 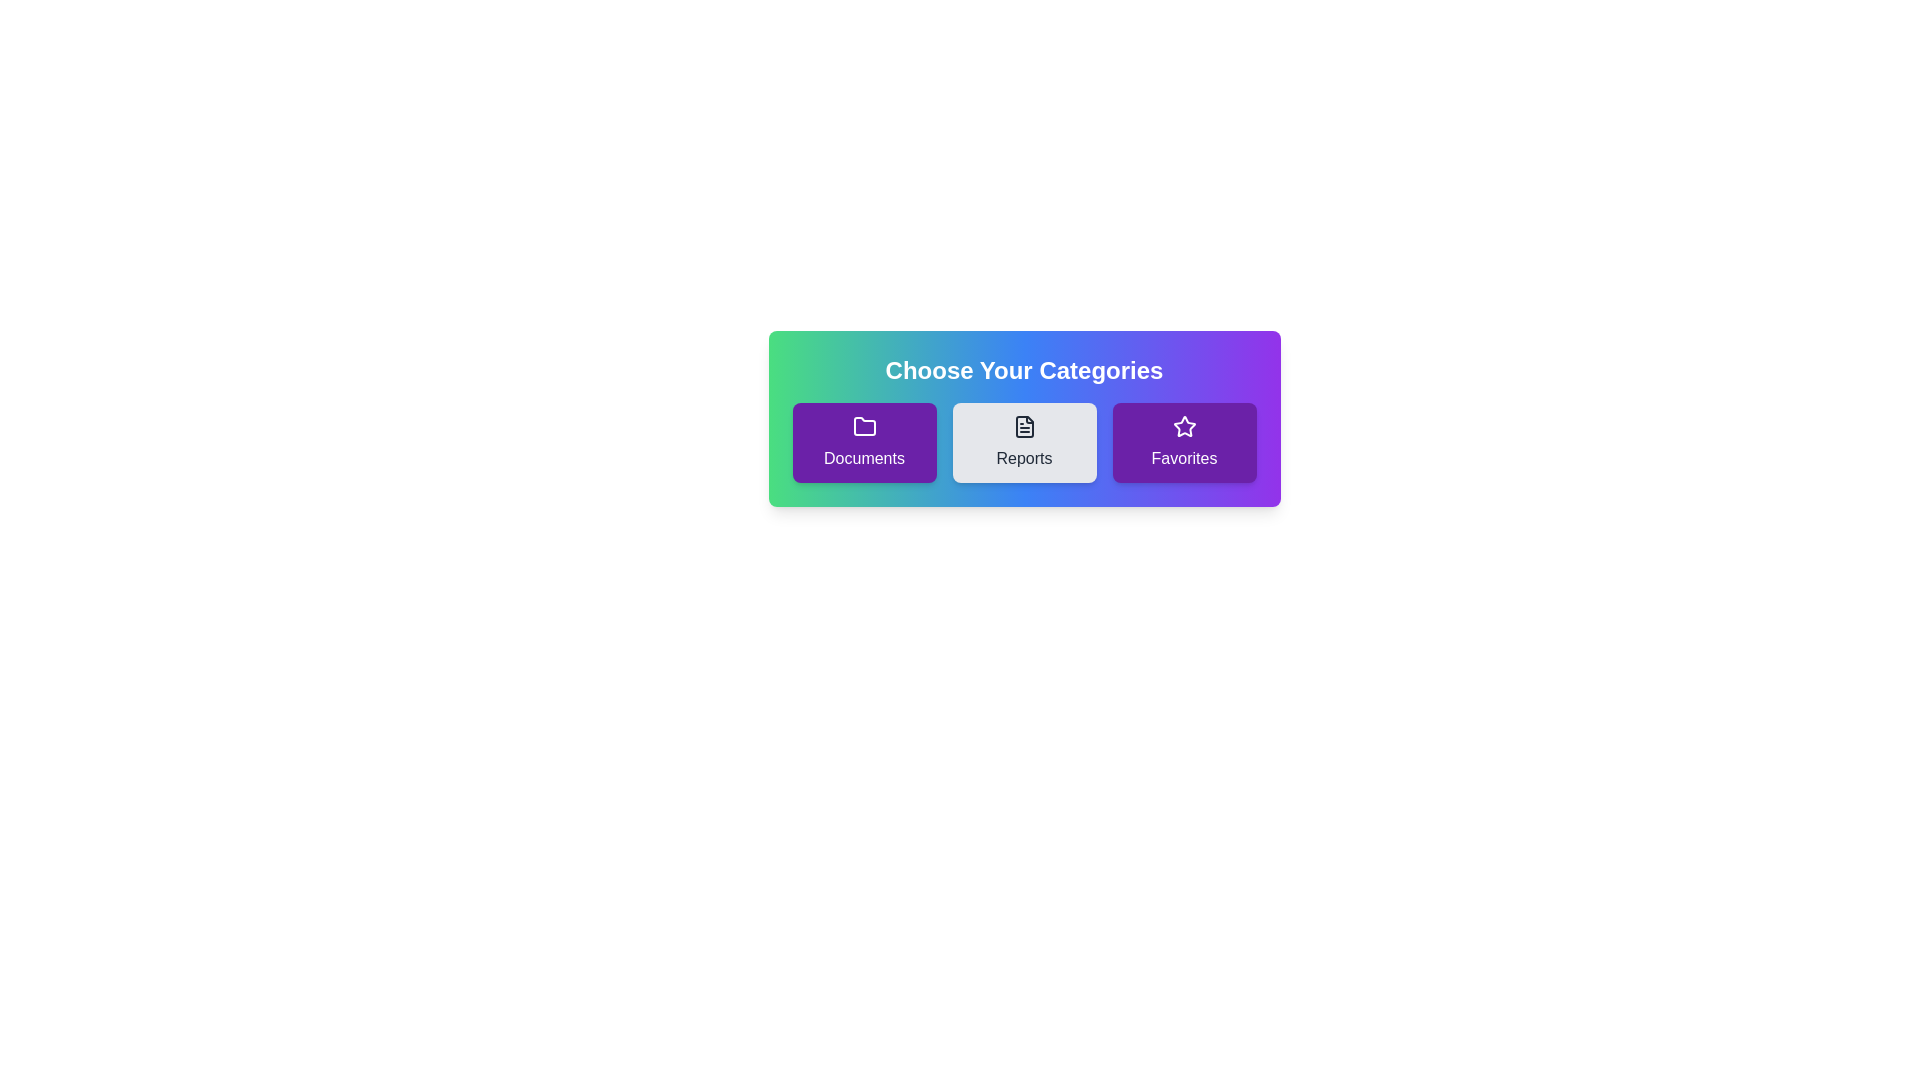 I want to click on the chip labeled Reports, so click(x=1024, y=442).